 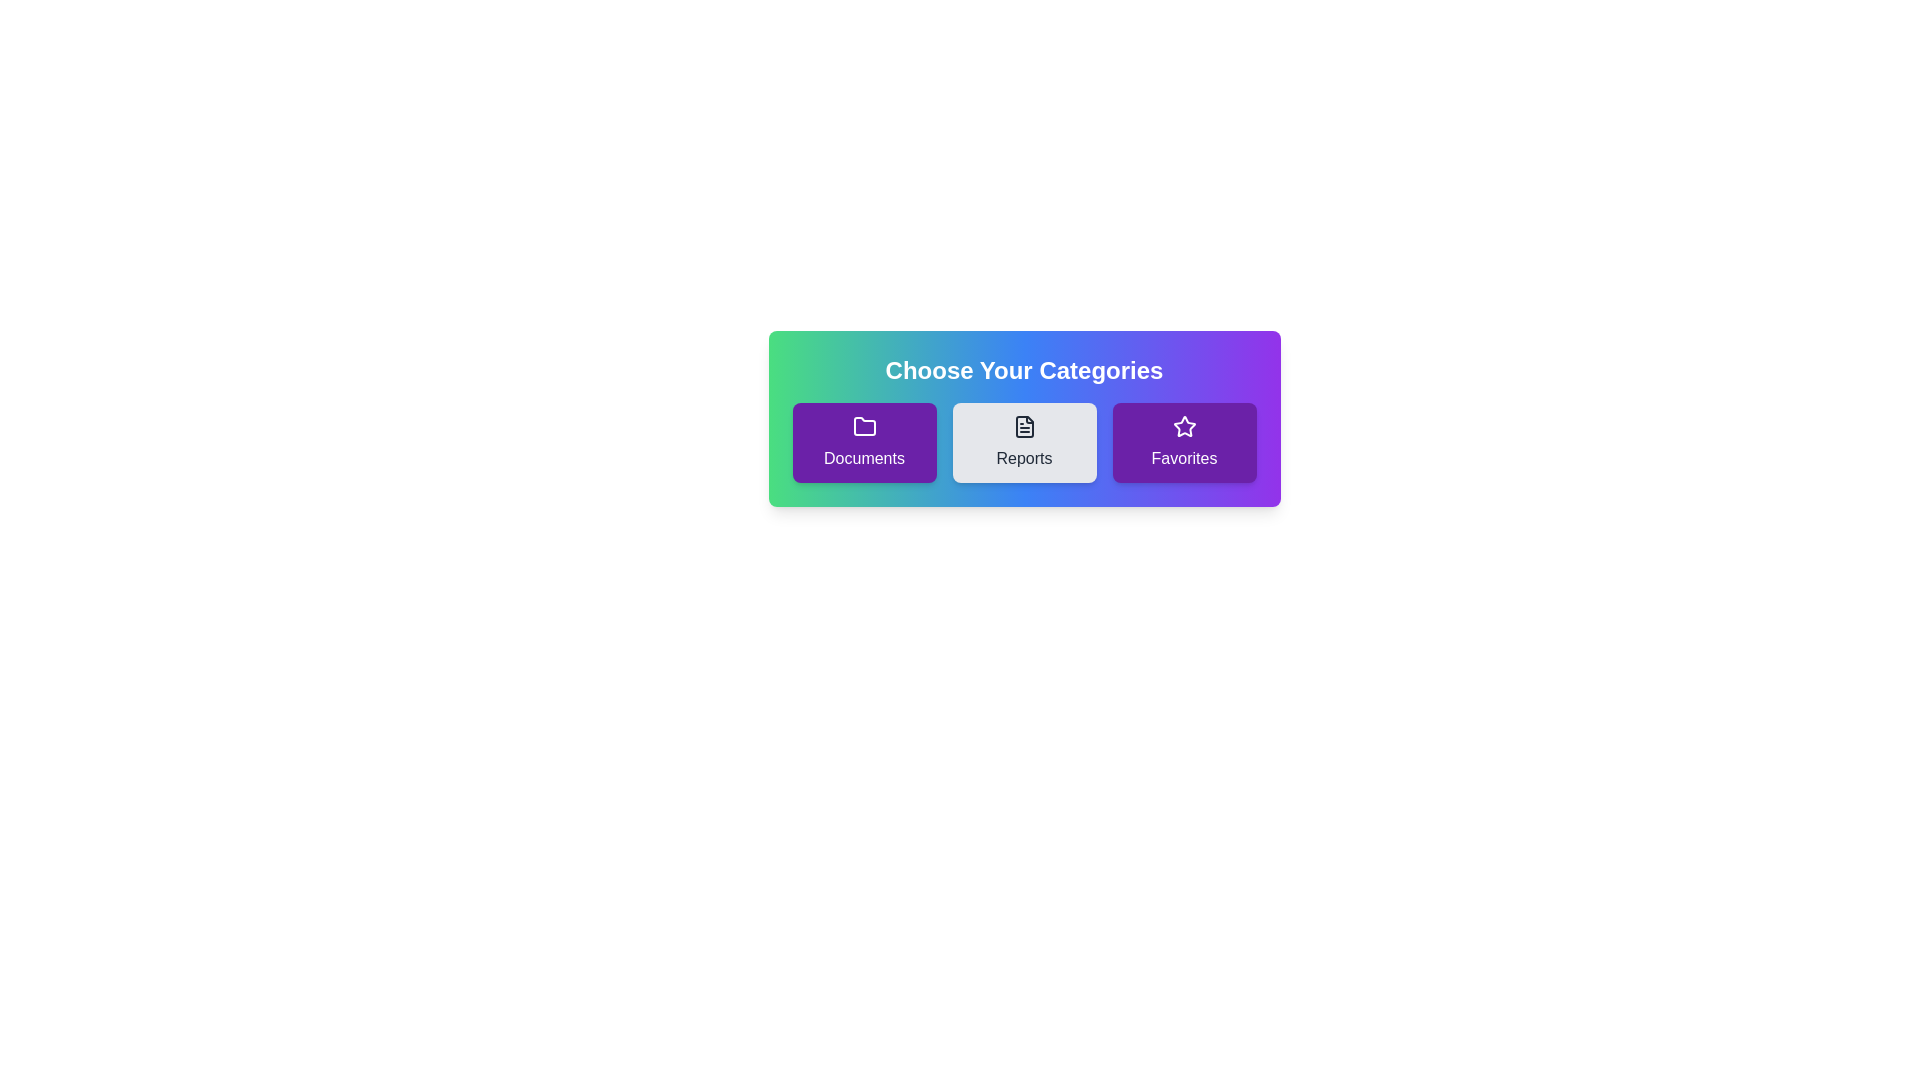 I want to click on the chip labeled Reports, so click(x=1024, y=442).